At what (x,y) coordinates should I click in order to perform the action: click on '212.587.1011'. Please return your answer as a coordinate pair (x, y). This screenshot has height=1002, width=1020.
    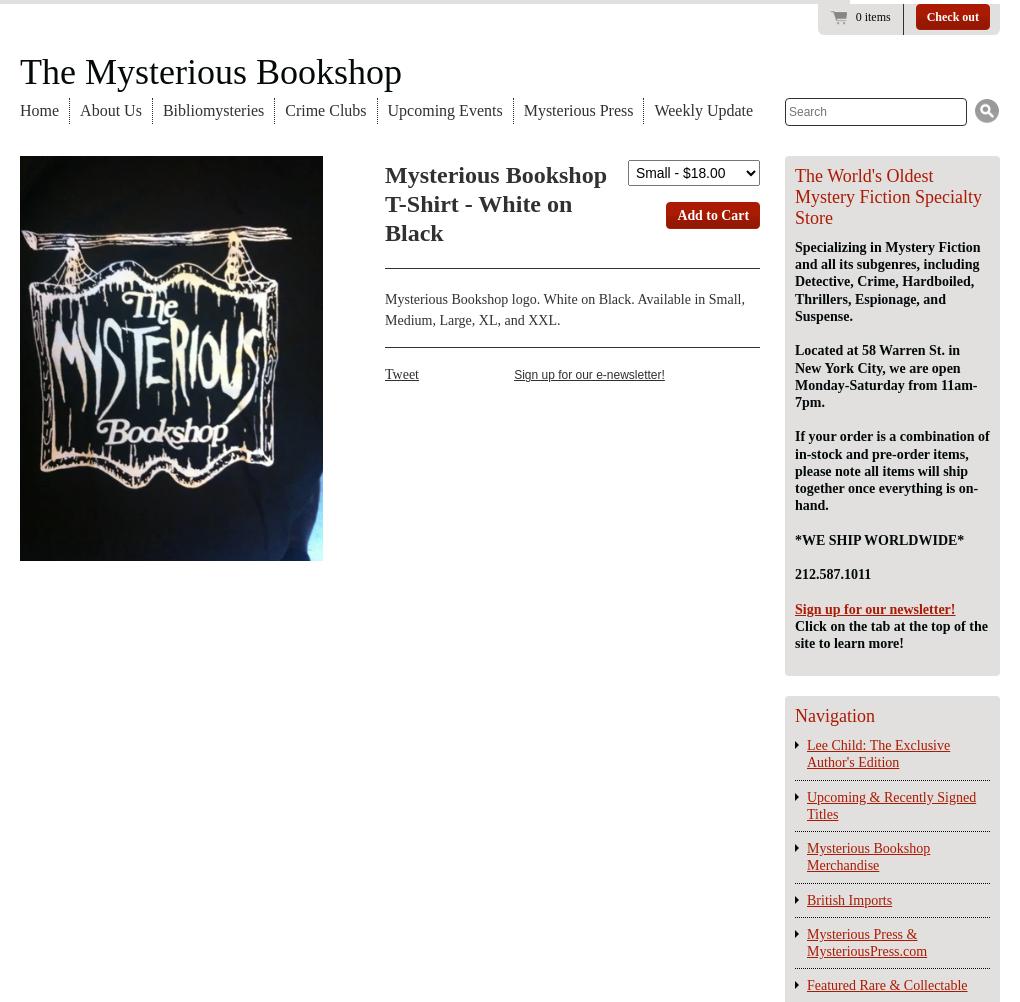
    Looking at the image, I should click on (833, 574).